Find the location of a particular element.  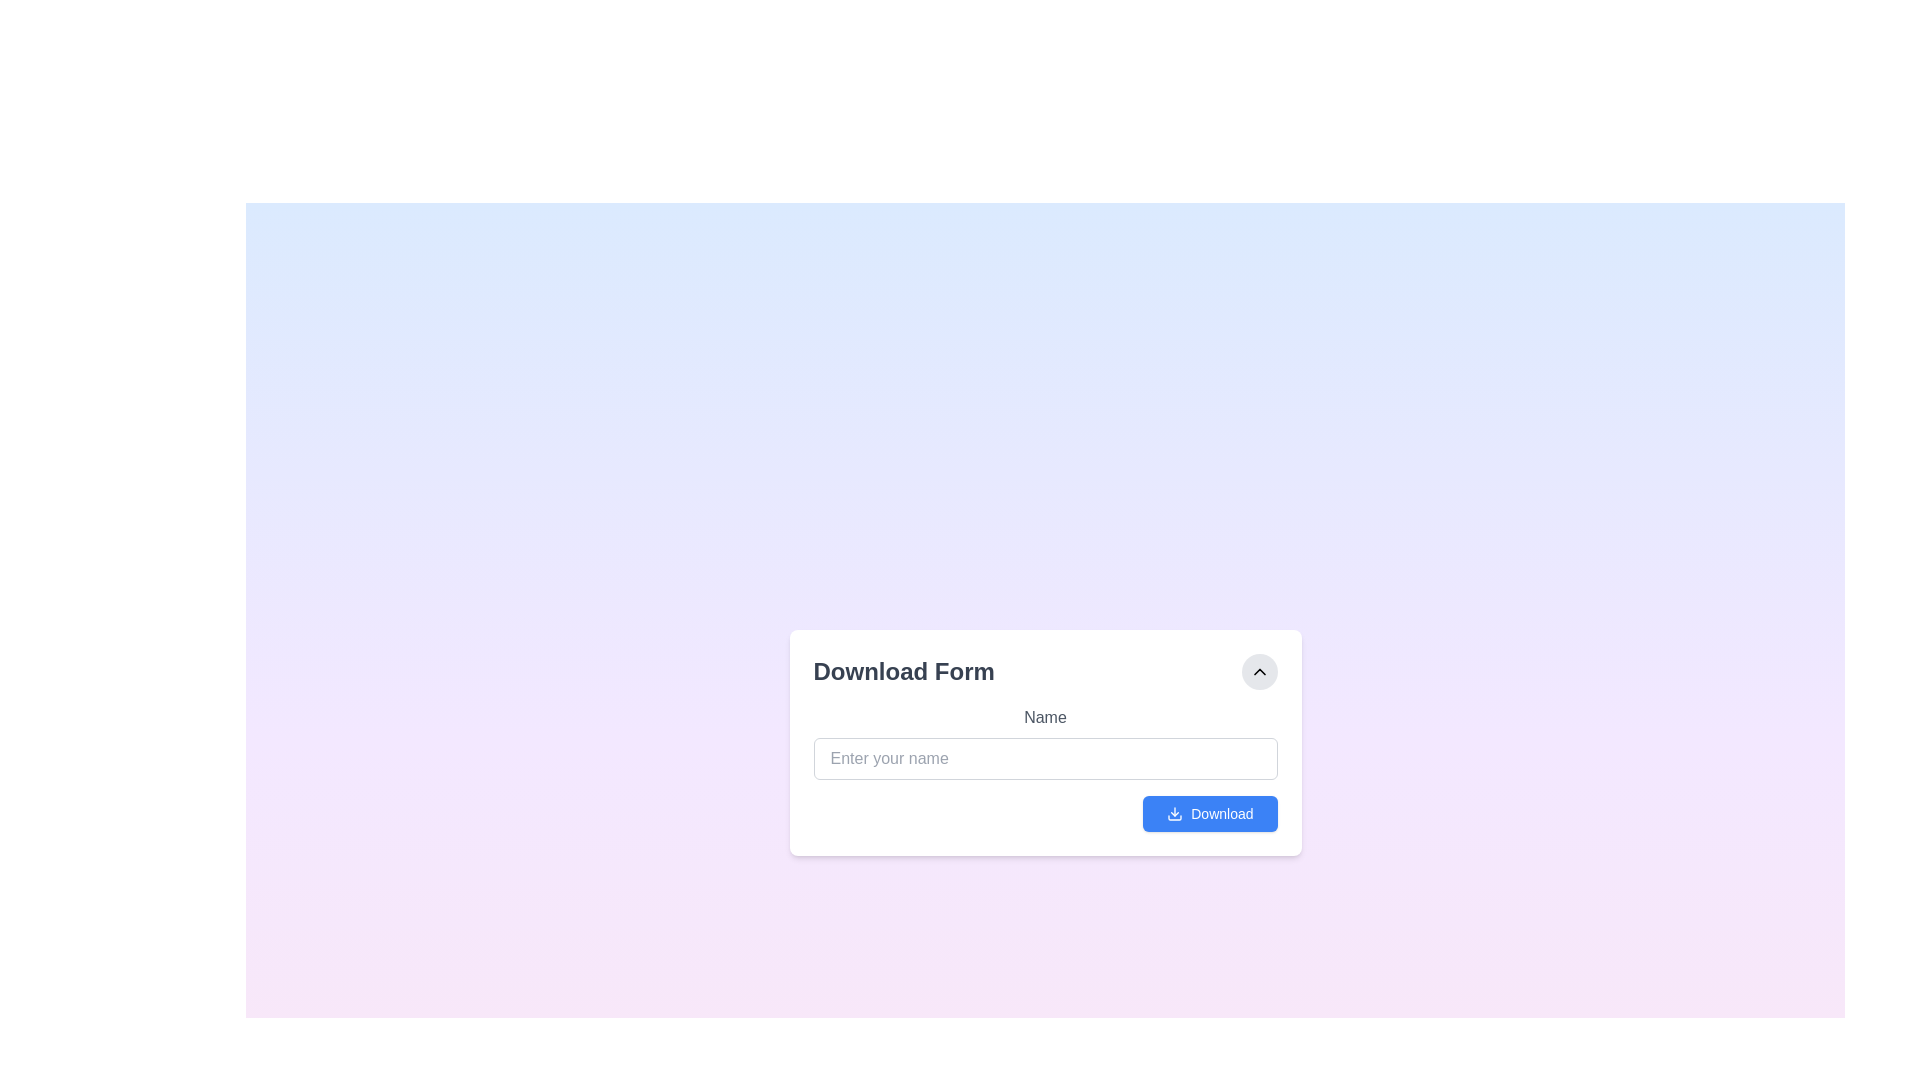

the 'Name' label, which is a medium gray text styled in sans-serif, positioned above the 'Enter your name' input field in the 'Download Form' card is located at coordinates (1044, 716).